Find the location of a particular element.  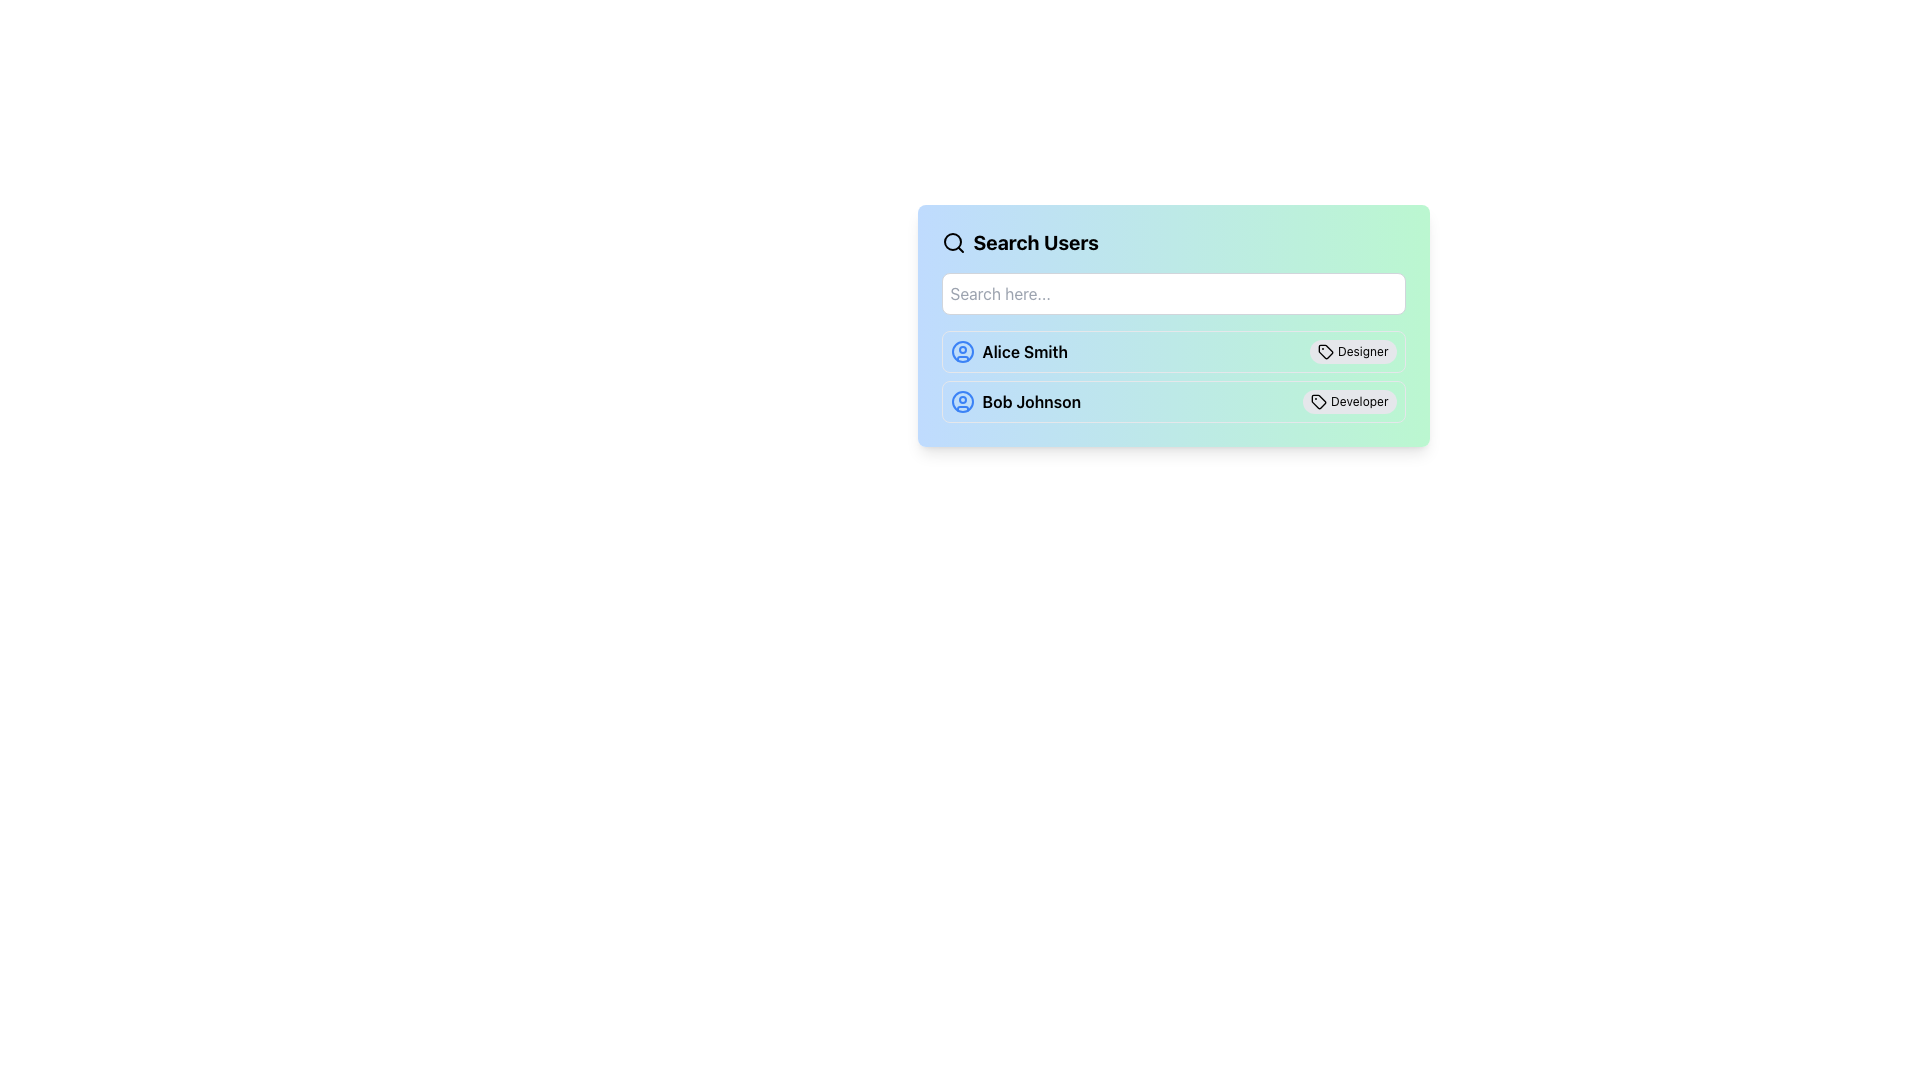

attributes of the SVG graphic icon representing the 'Developer' role, located in the right-aligned user entry is located at coordinates (1319, 401).